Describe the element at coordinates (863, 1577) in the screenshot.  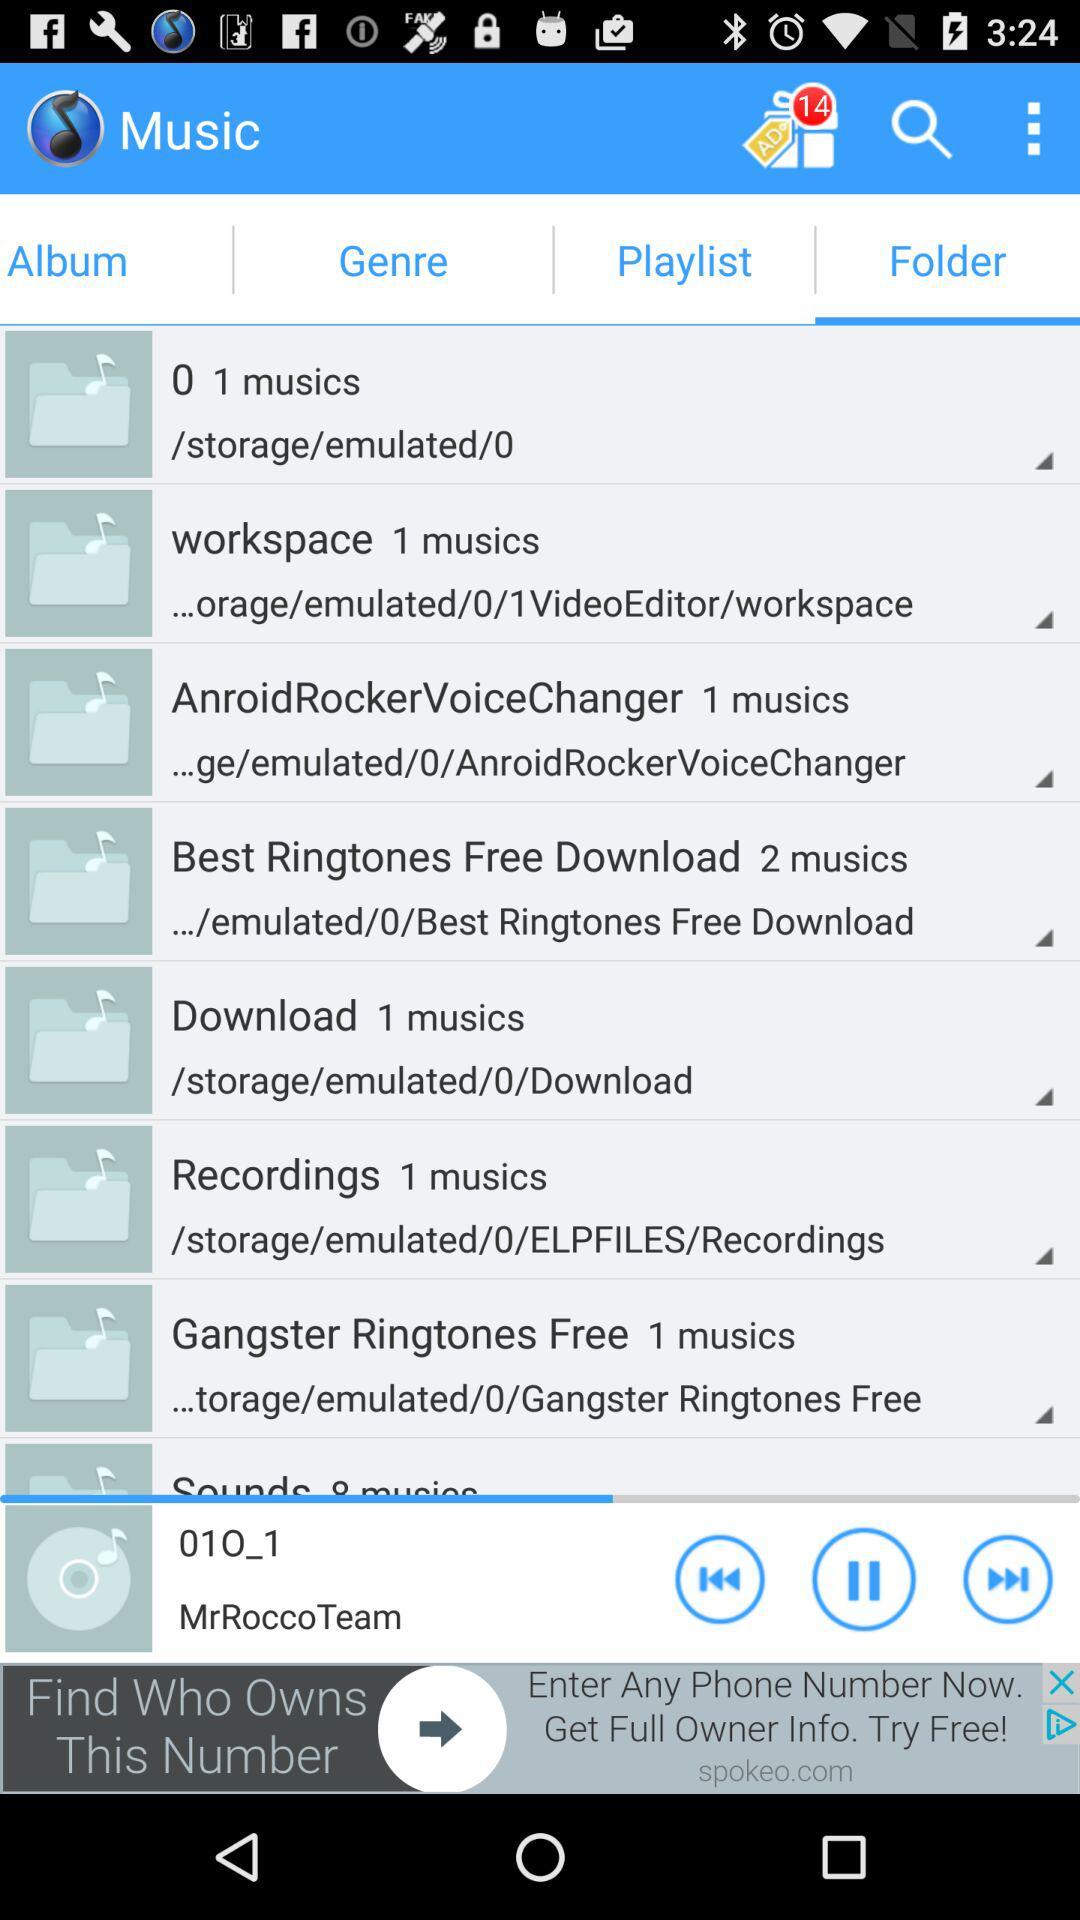
I see `pasue option` at that location.